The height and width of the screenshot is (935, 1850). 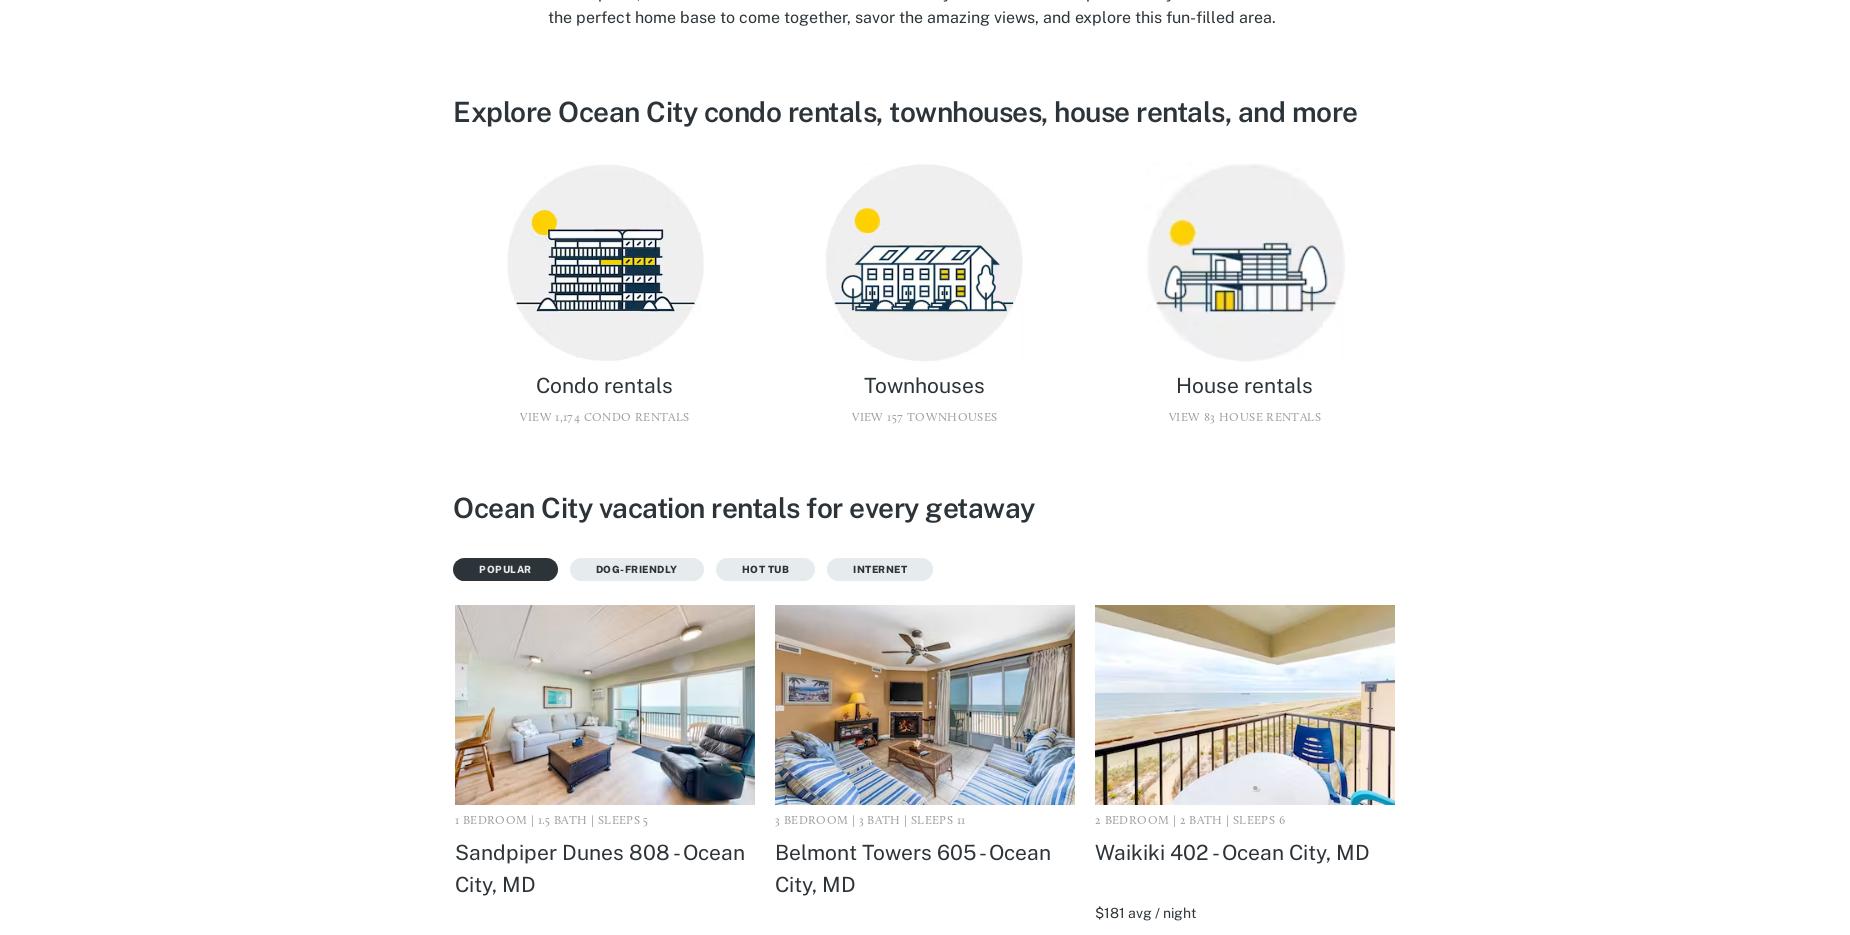 What do you see at coordinates (551, 819) in the screenshot?
I see `'1 Bedroom | 1.5 Bath | Sleeps 5'` at bounding box center [551, 819].